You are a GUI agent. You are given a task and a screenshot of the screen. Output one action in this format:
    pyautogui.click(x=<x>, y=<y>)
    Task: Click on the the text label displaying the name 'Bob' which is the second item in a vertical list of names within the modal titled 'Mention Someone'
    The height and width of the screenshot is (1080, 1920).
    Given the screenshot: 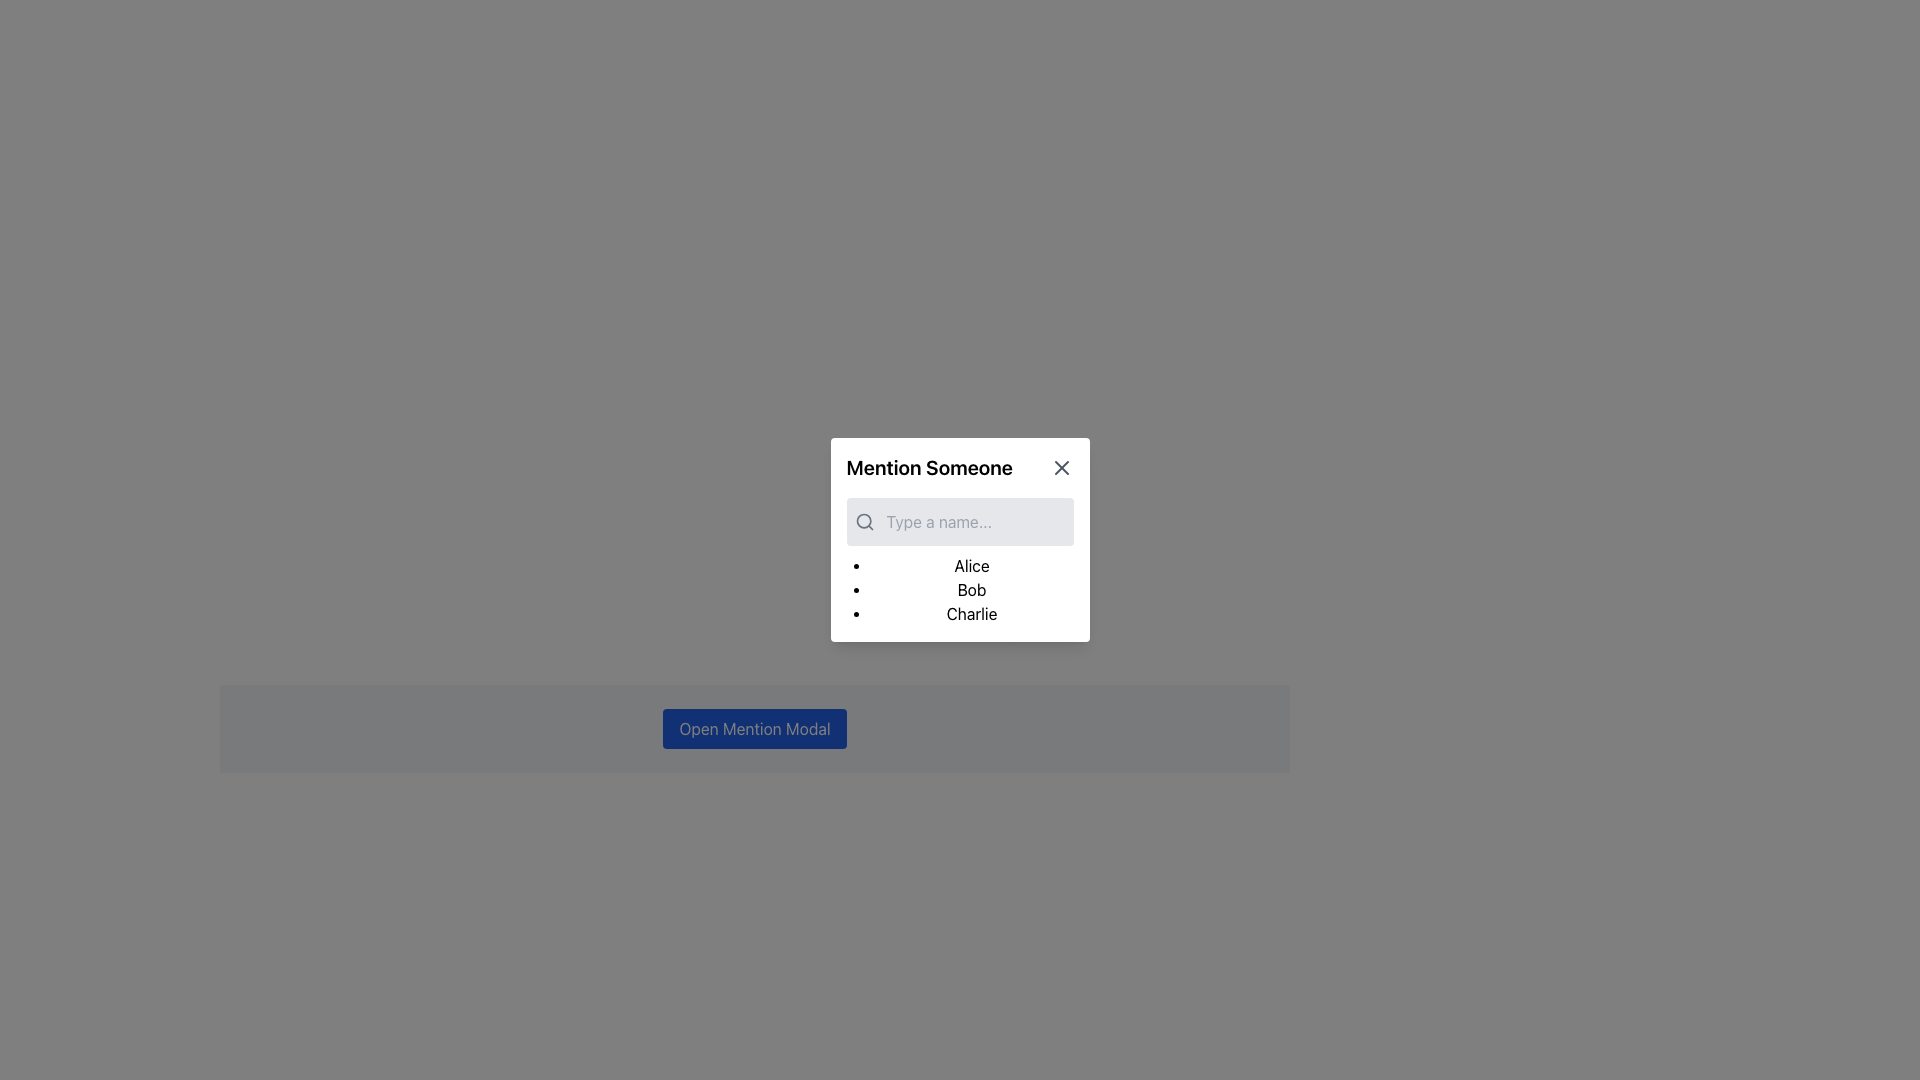 What is the action you would take?
    pyautogui.click(x=971, y=589)
    